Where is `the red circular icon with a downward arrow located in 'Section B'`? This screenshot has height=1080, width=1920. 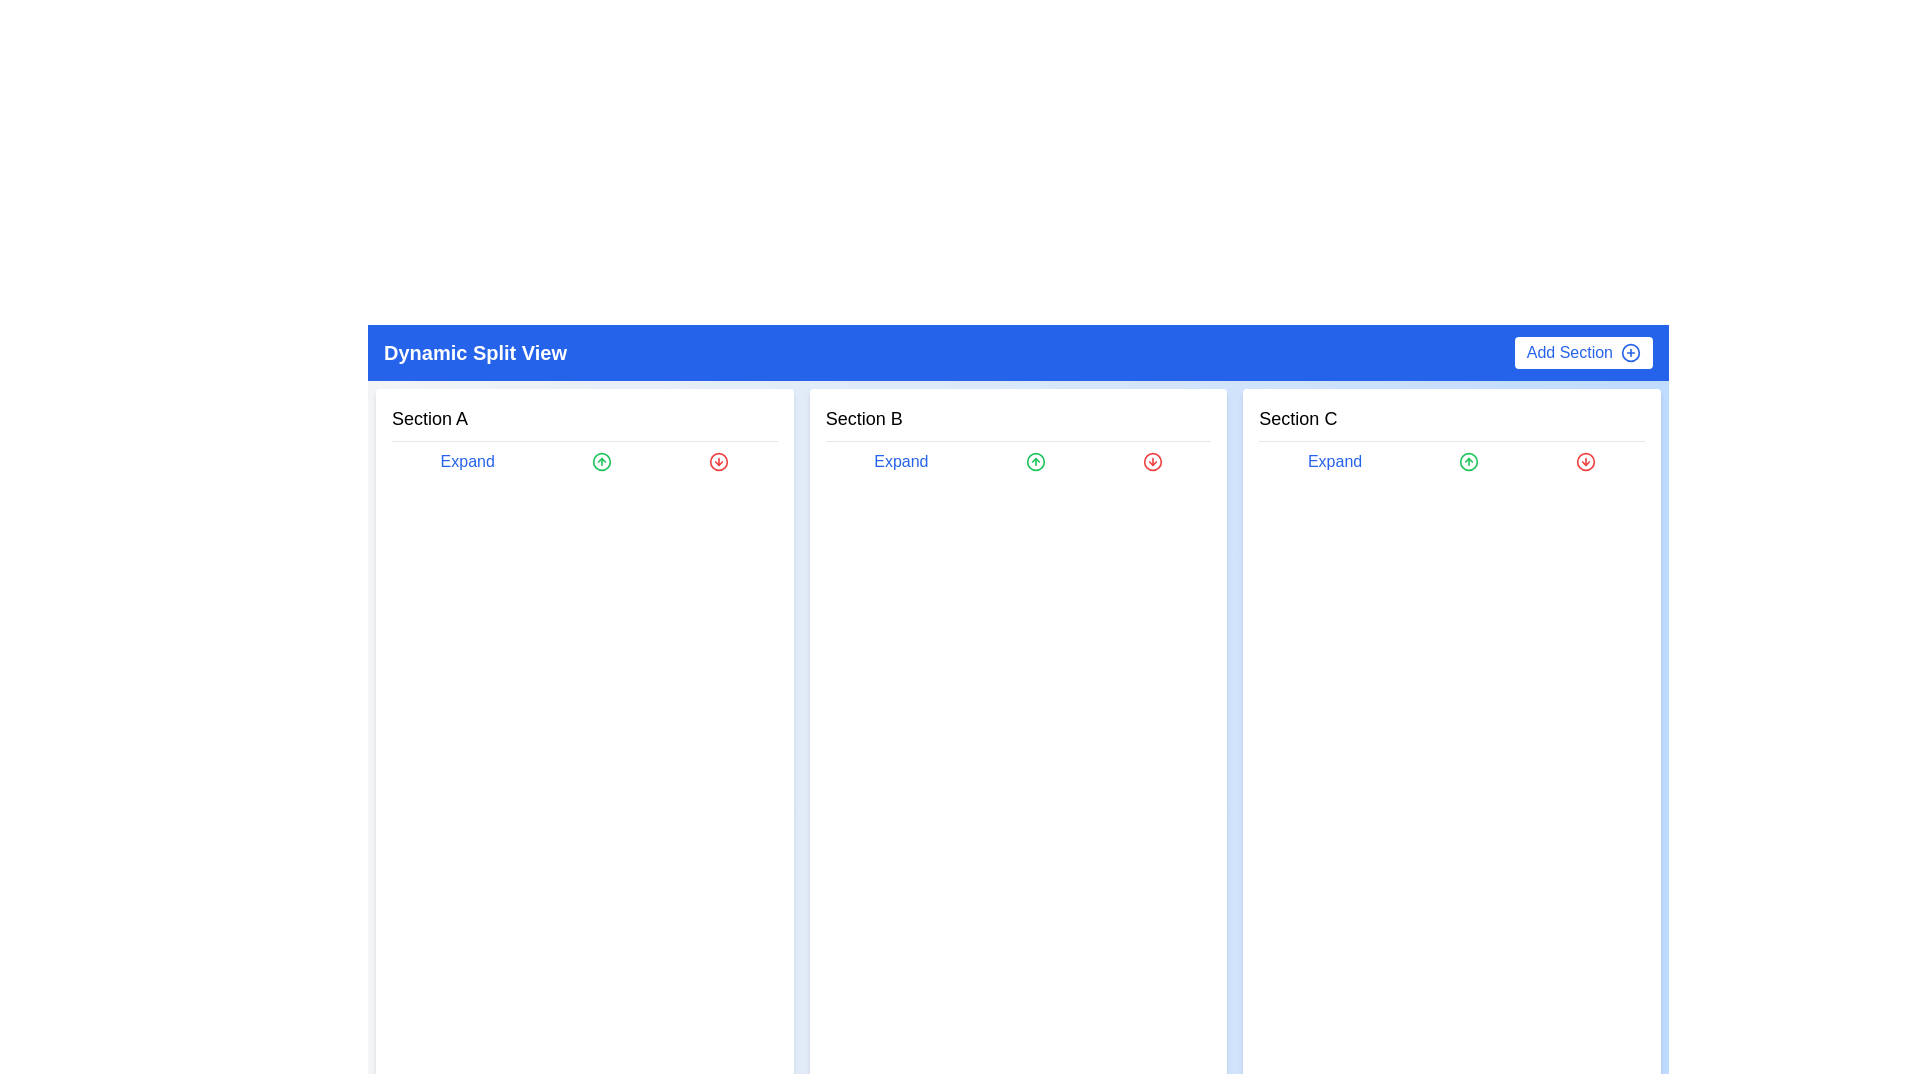 the red circular icon with a downward arrow located in 'Section B' is located at coordinates (1152, 462).